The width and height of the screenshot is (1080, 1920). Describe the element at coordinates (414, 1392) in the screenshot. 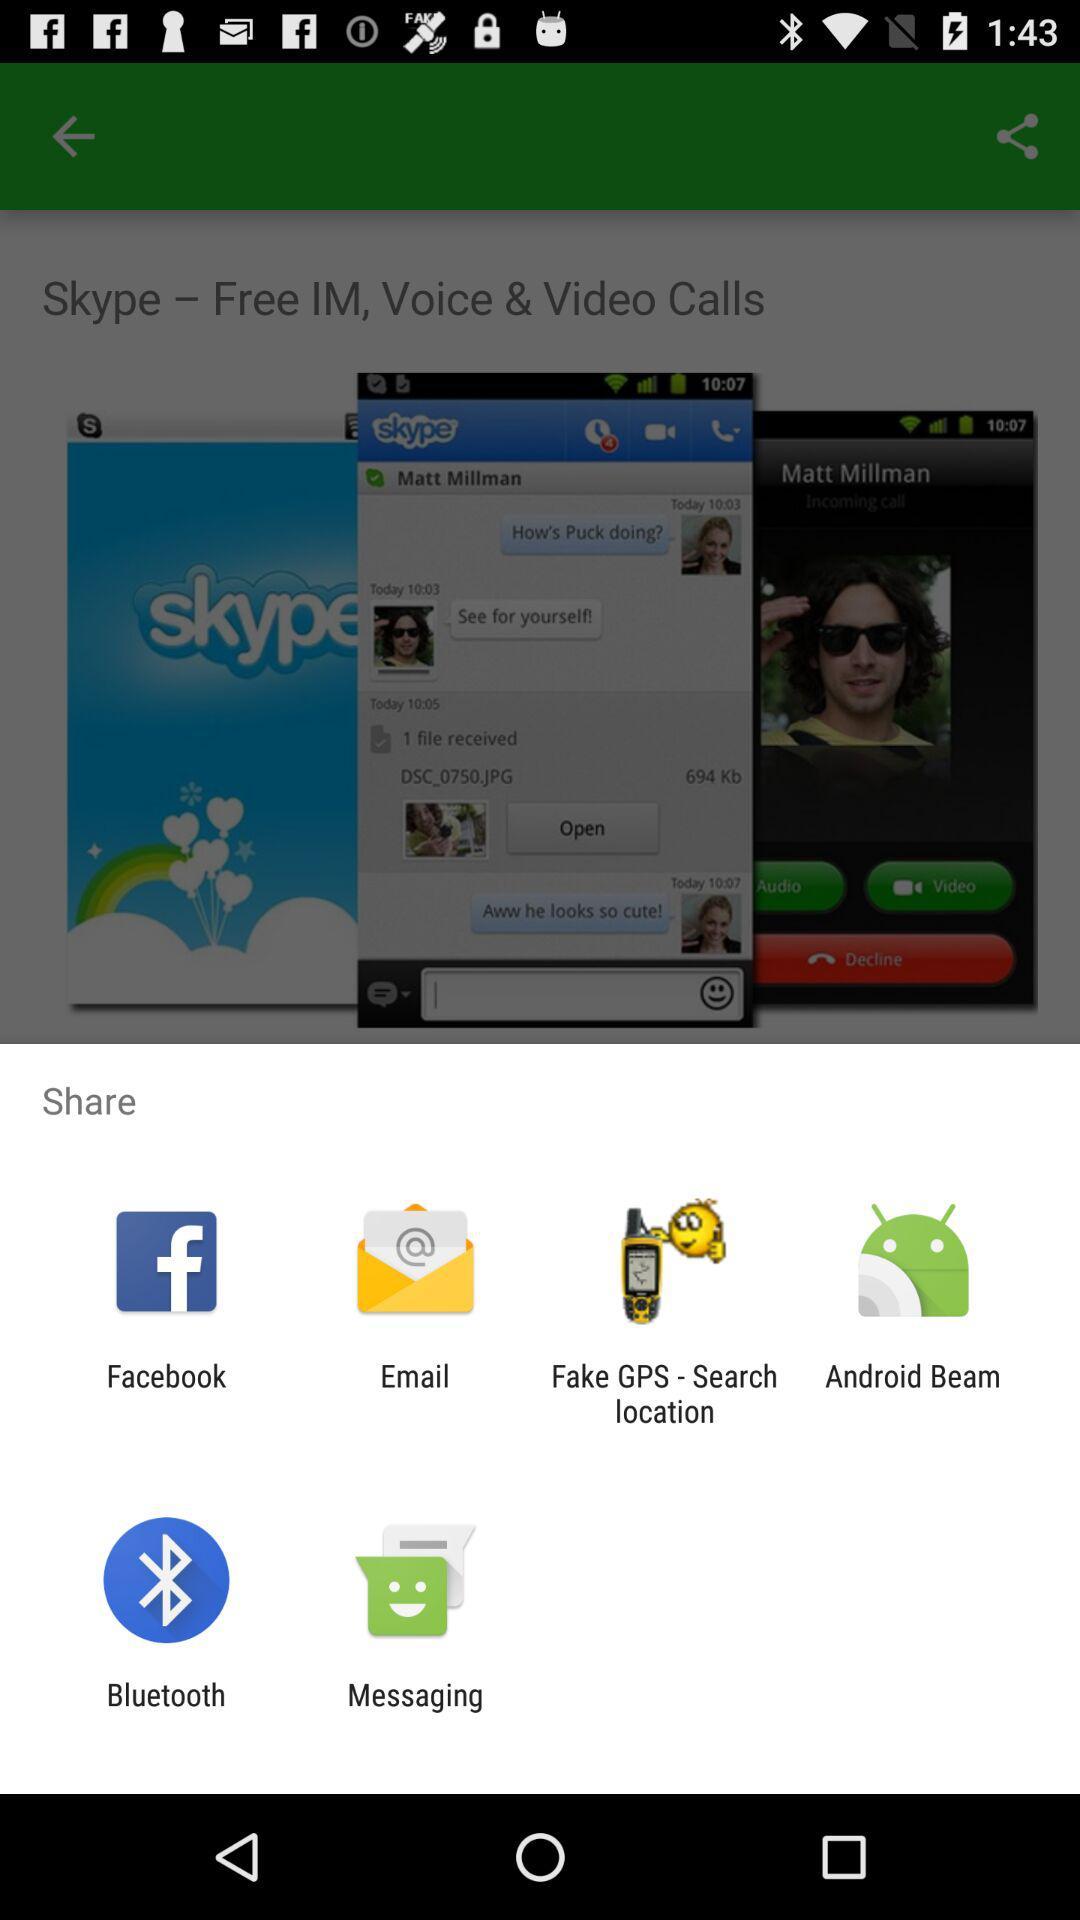

I see `icon to the left of the fake gps search item` at that location.